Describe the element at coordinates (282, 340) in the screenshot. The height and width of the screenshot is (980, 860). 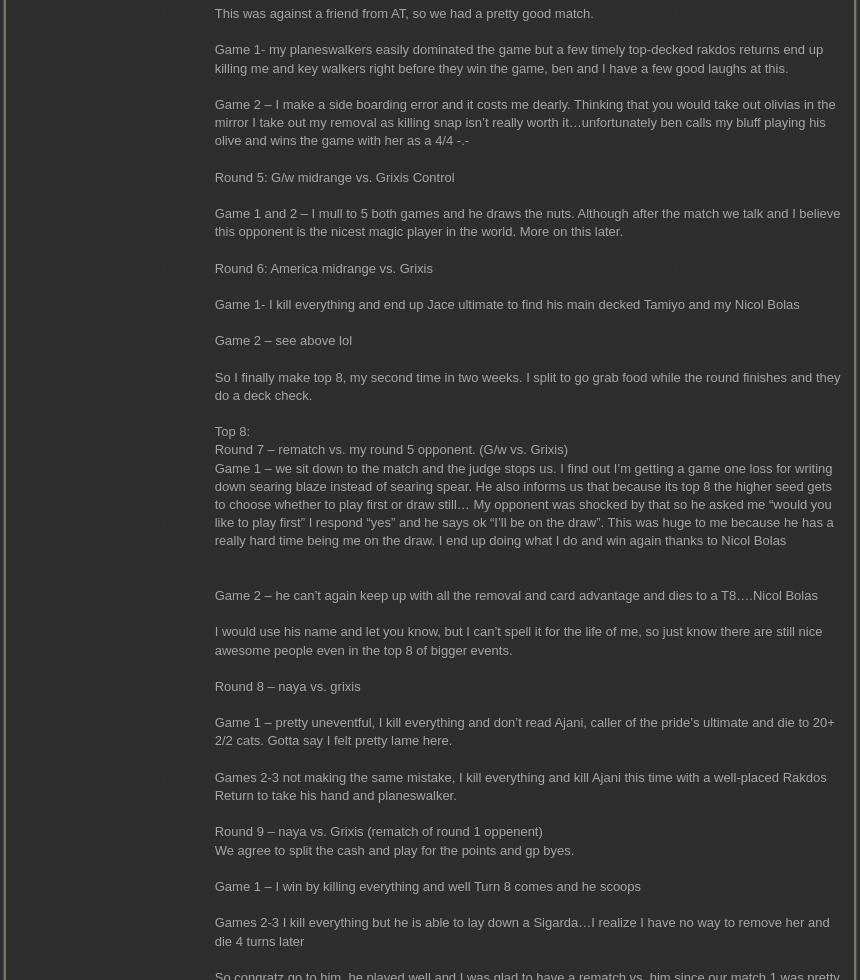
I see `'Game 2 – see above lol'` at that location.